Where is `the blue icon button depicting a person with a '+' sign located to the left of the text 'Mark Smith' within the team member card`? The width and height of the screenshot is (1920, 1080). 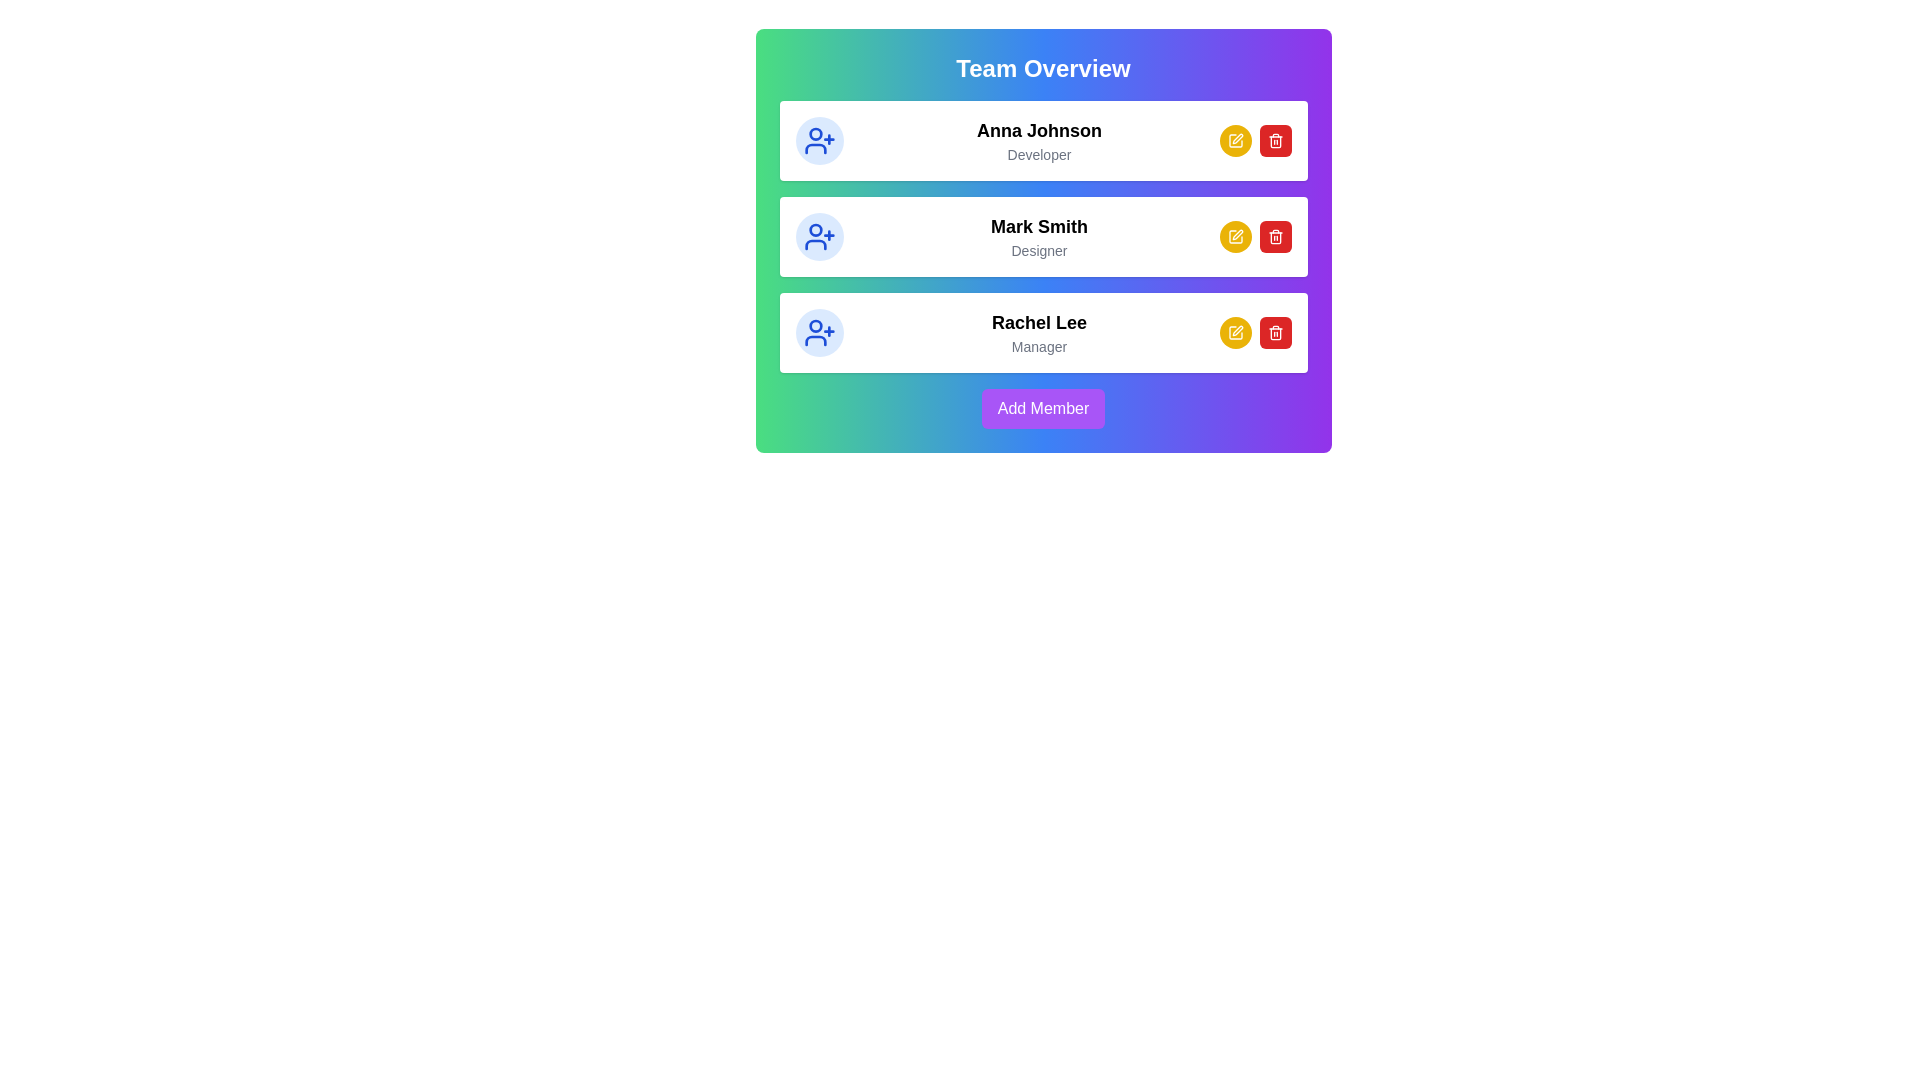 the blue icon button depicting a person with a '+' sign located to the left of the text 'Mark Smith' within the team member card is located at coordinates (819, 235).